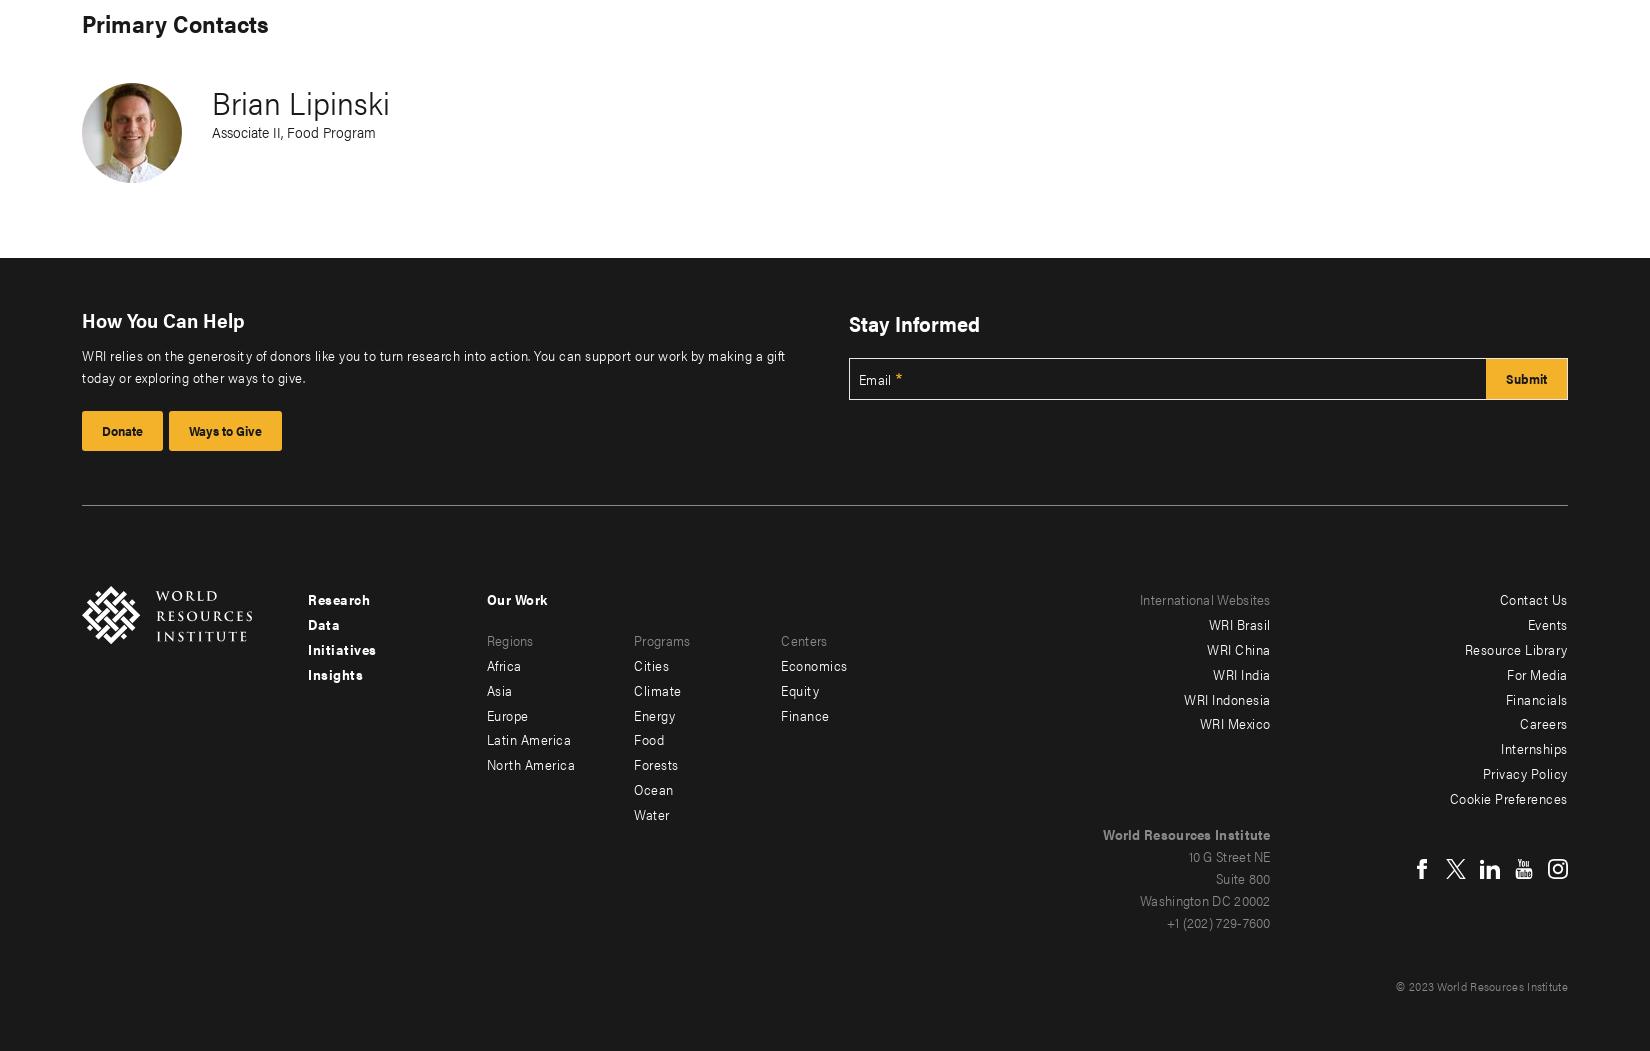 The image size is (1650, 1051). What do you see at coordinates (506, 713) in the screenshot?
I see `'Europe'` at bounding box center [506, 713].